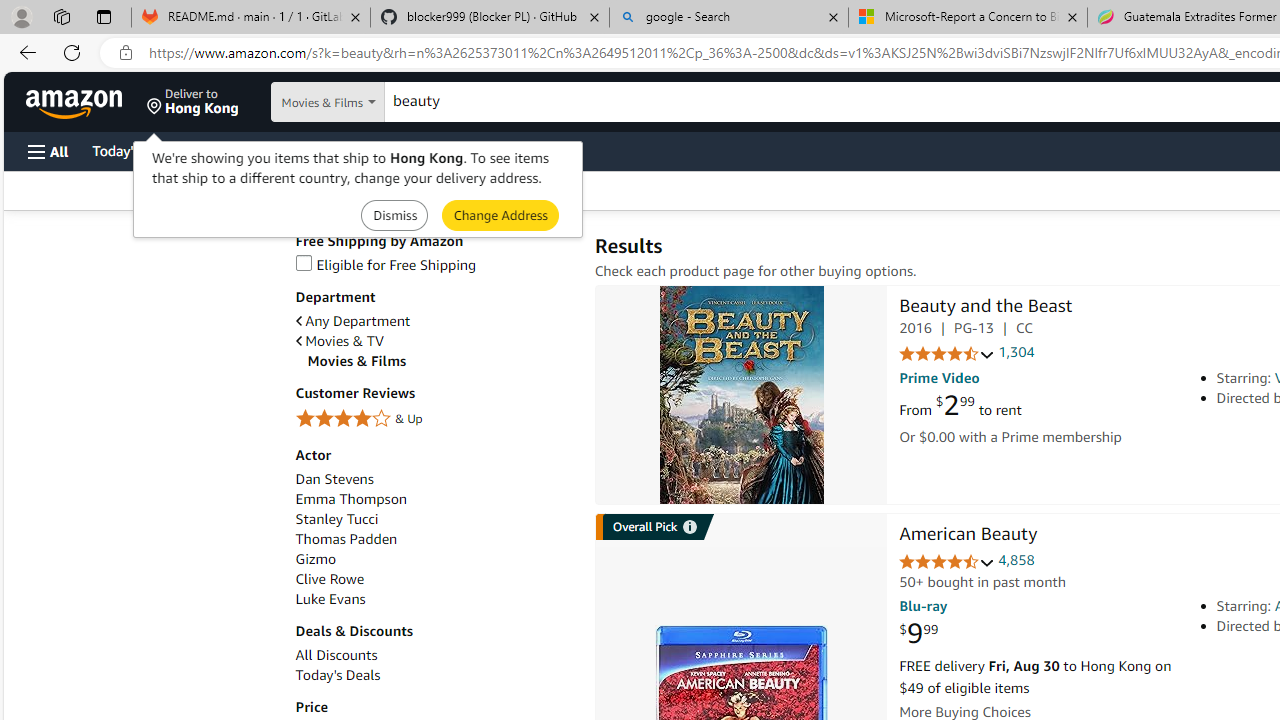 This screenshot has width=1280, height=720. I want to click on 'Customer Service', so click(255, 149).